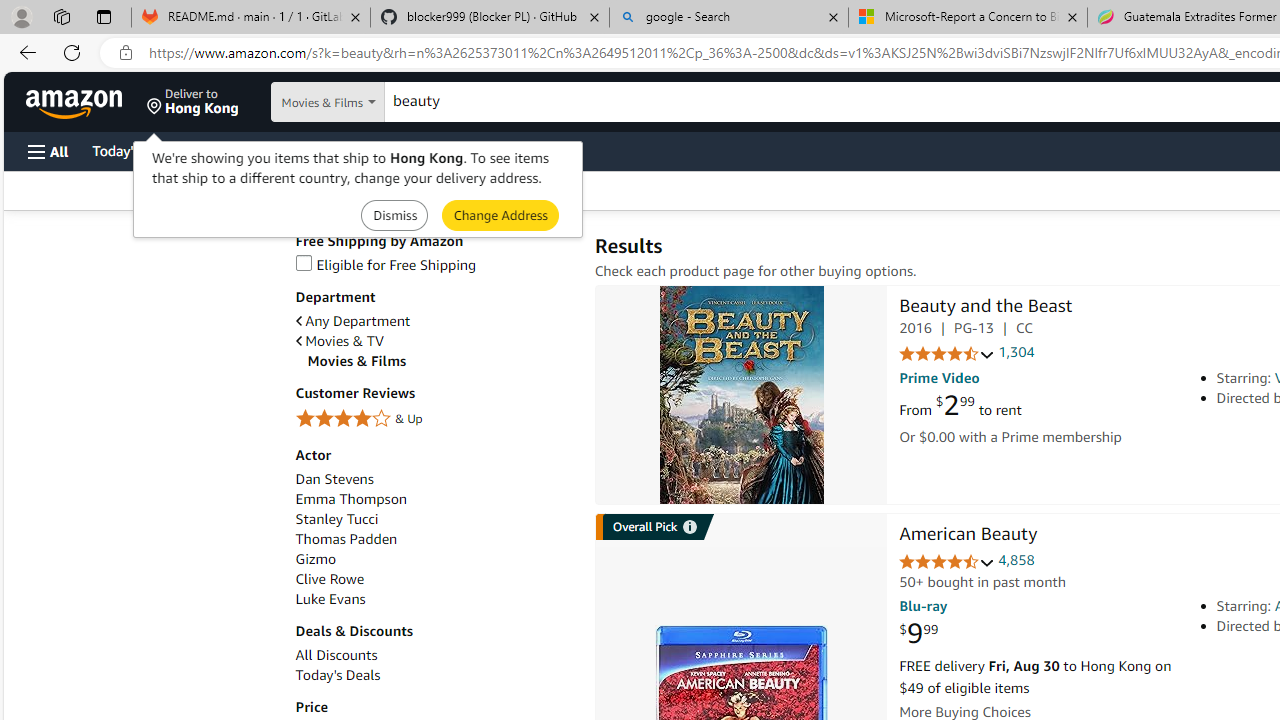 This screenshot has width=1280, height=720. I want to click on 'Customer Service', so click(255, 149).